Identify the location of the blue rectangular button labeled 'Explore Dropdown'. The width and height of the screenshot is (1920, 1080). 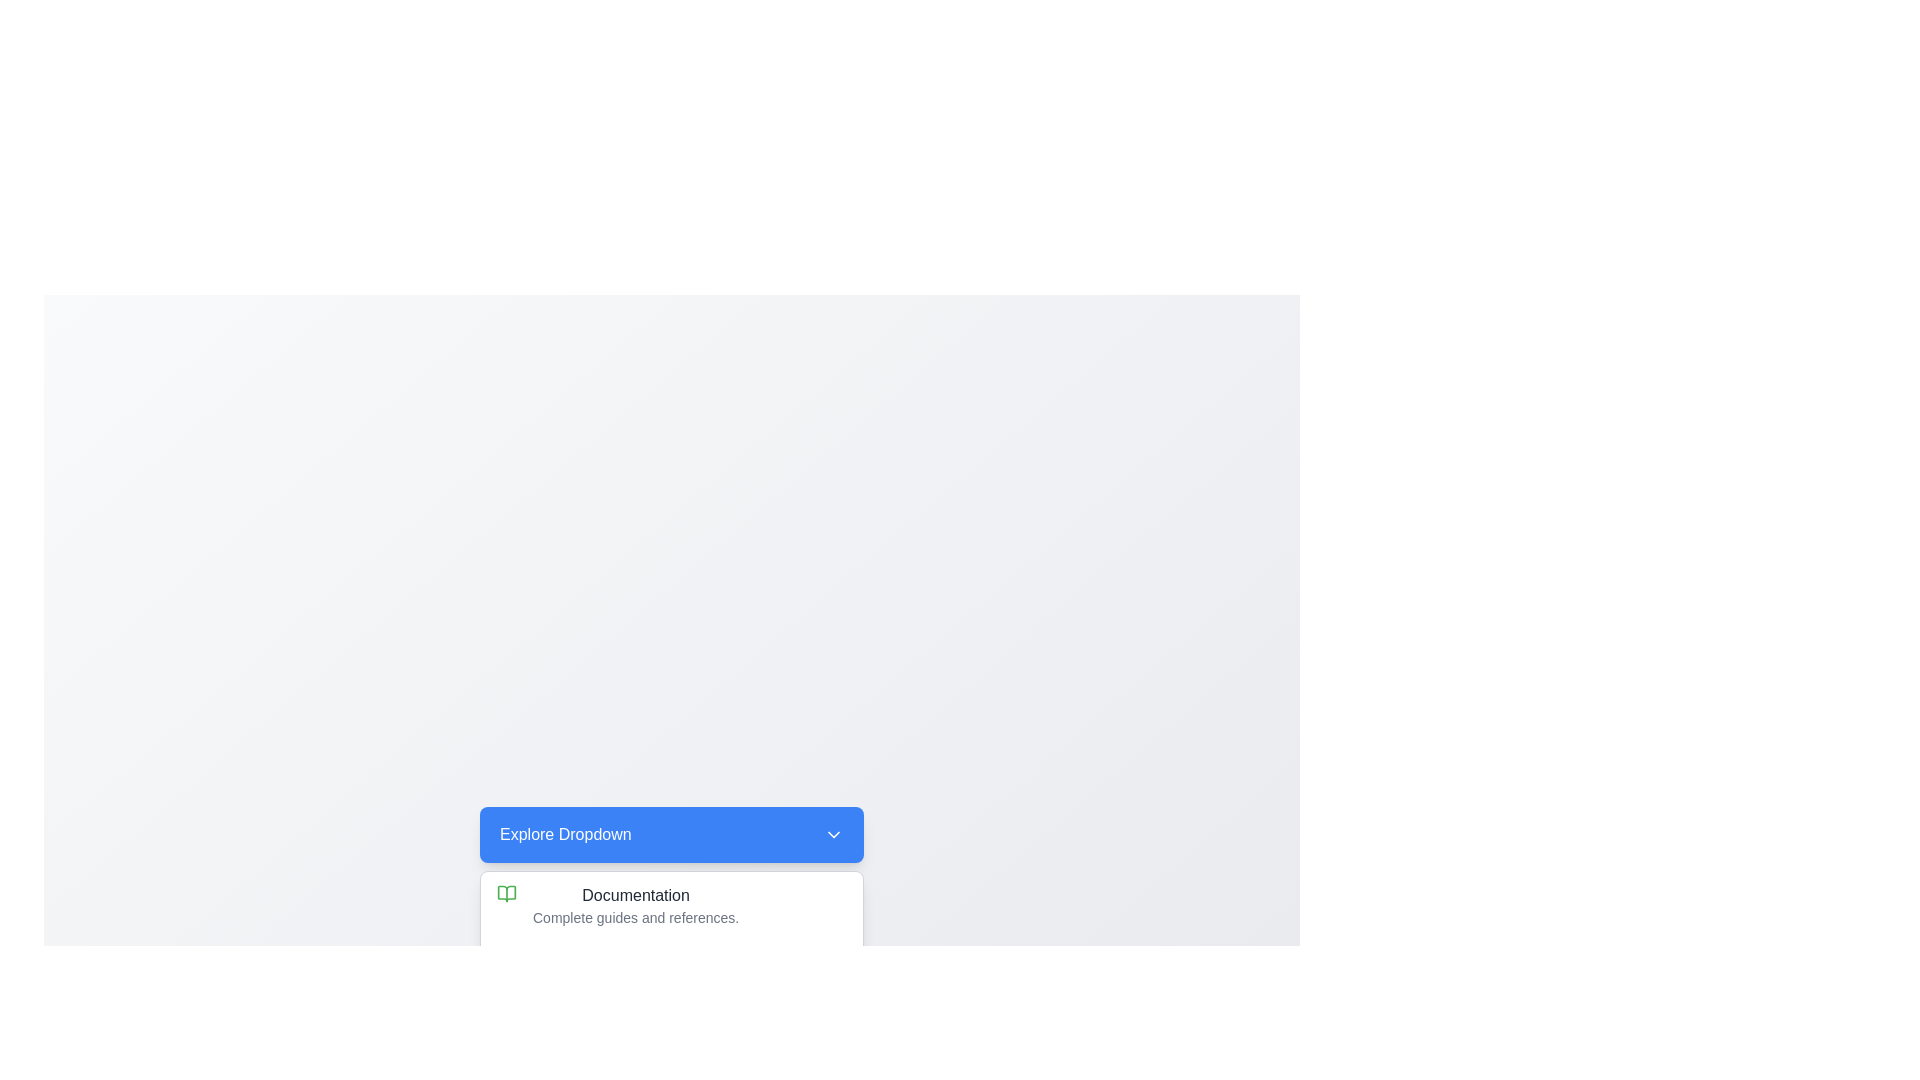
(672, 834).